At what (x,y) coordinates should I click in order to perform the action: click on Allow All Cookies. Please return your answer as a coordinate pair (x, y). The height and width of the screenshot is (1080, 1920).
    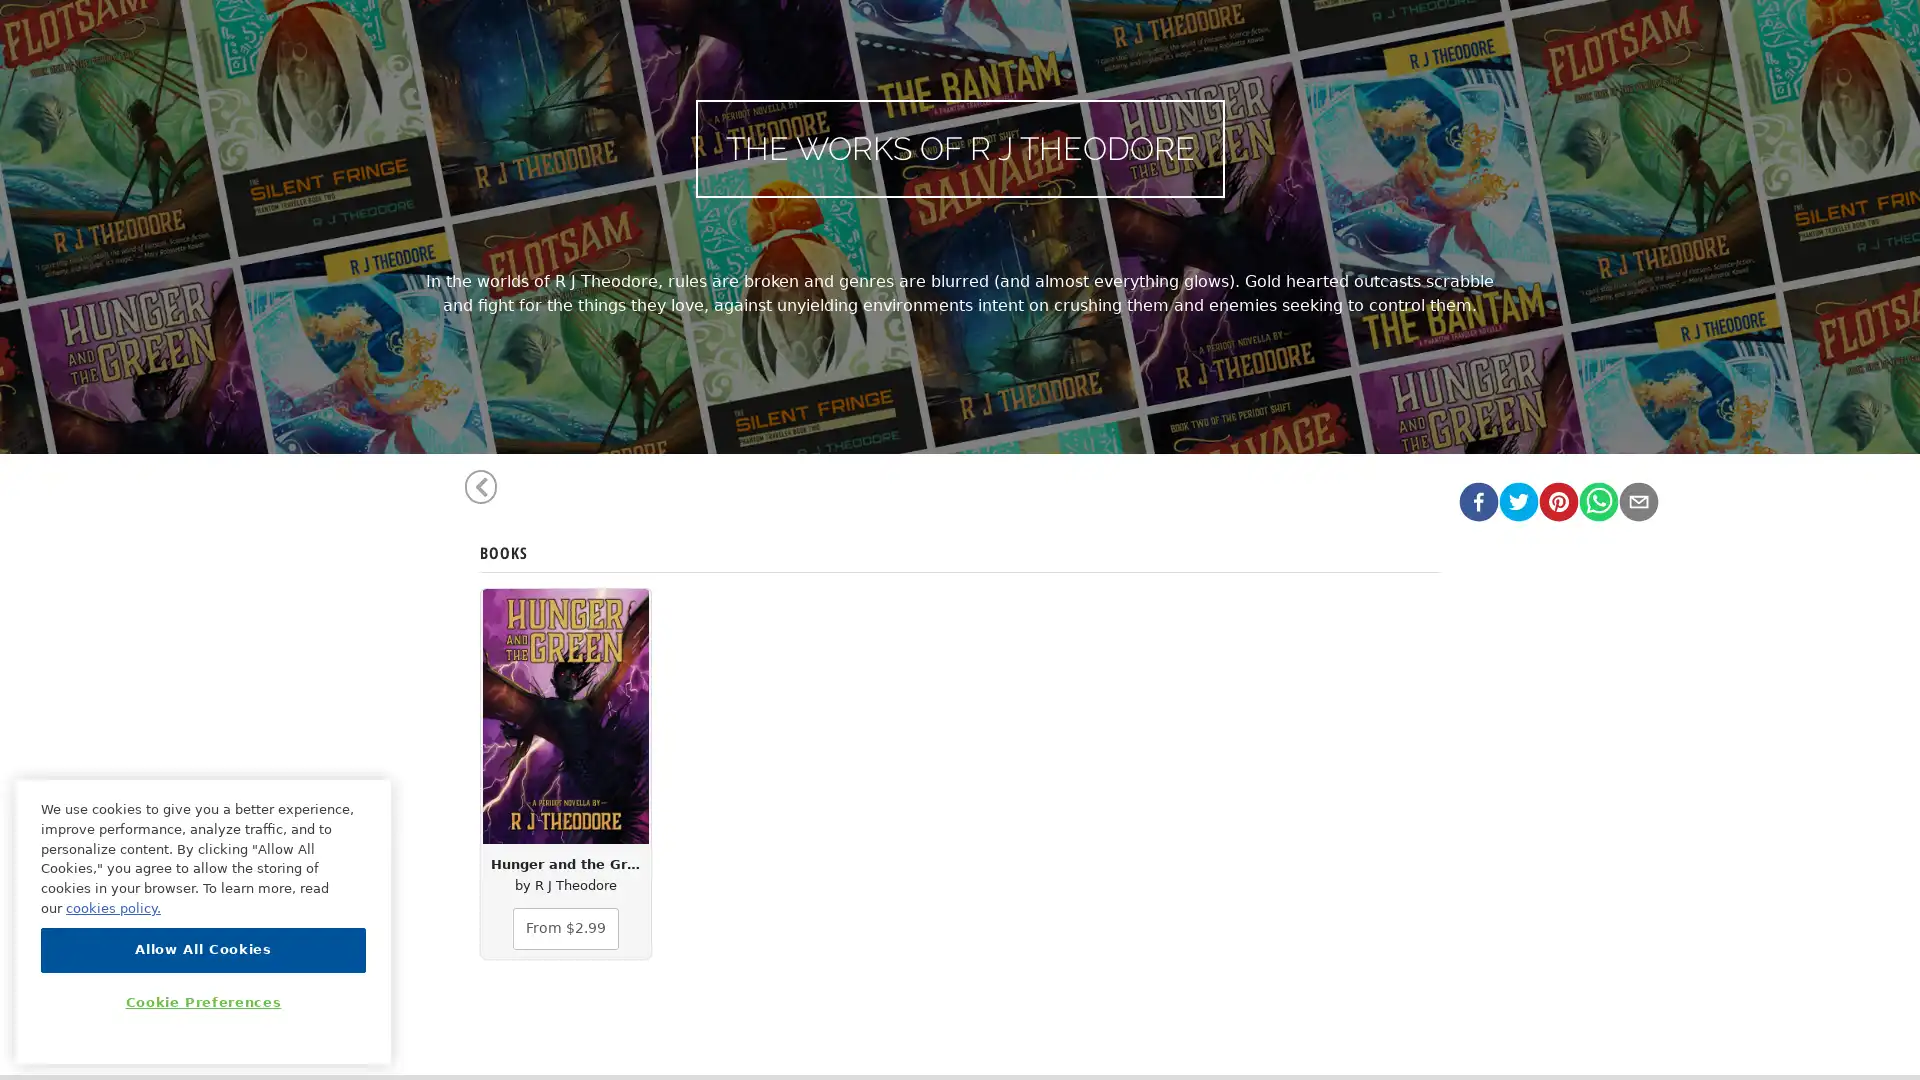
    Looking at the image, I should click on (203, 948).